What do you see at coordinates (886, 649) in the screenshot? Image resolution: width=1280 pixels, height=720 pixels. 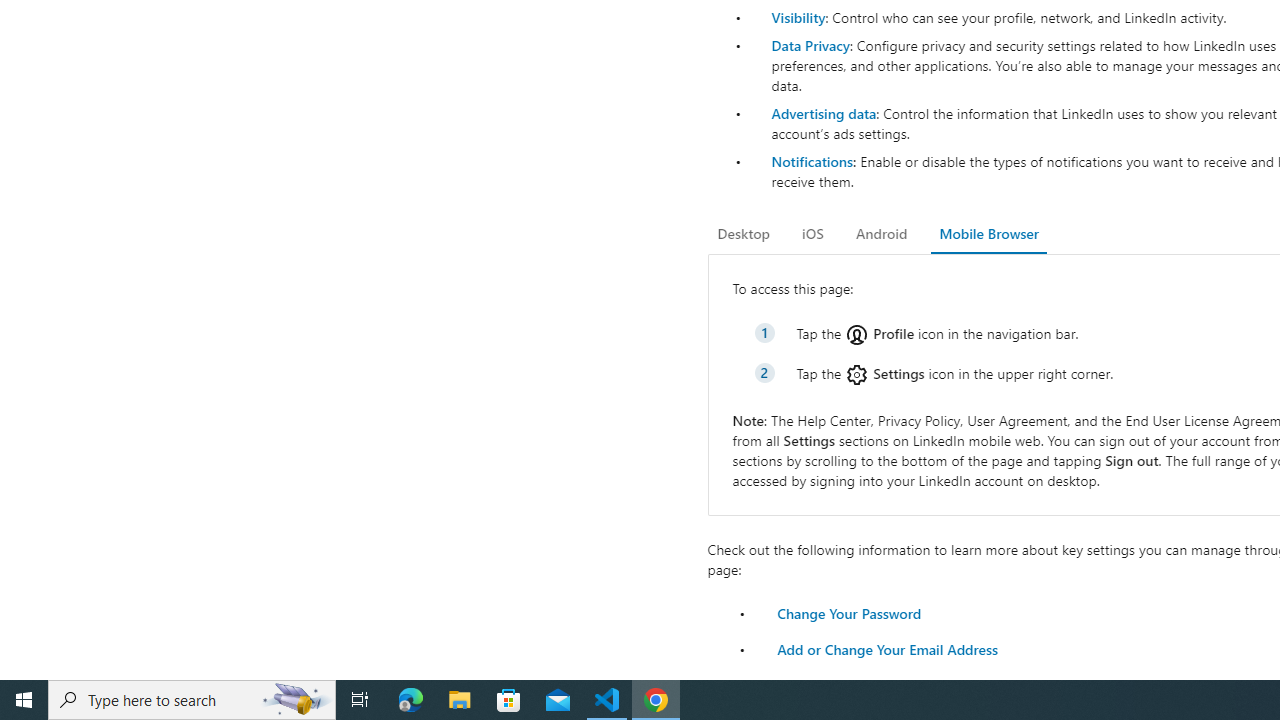 I see `'Add or Change Your Email Address'` at bounding box center [886, 649].